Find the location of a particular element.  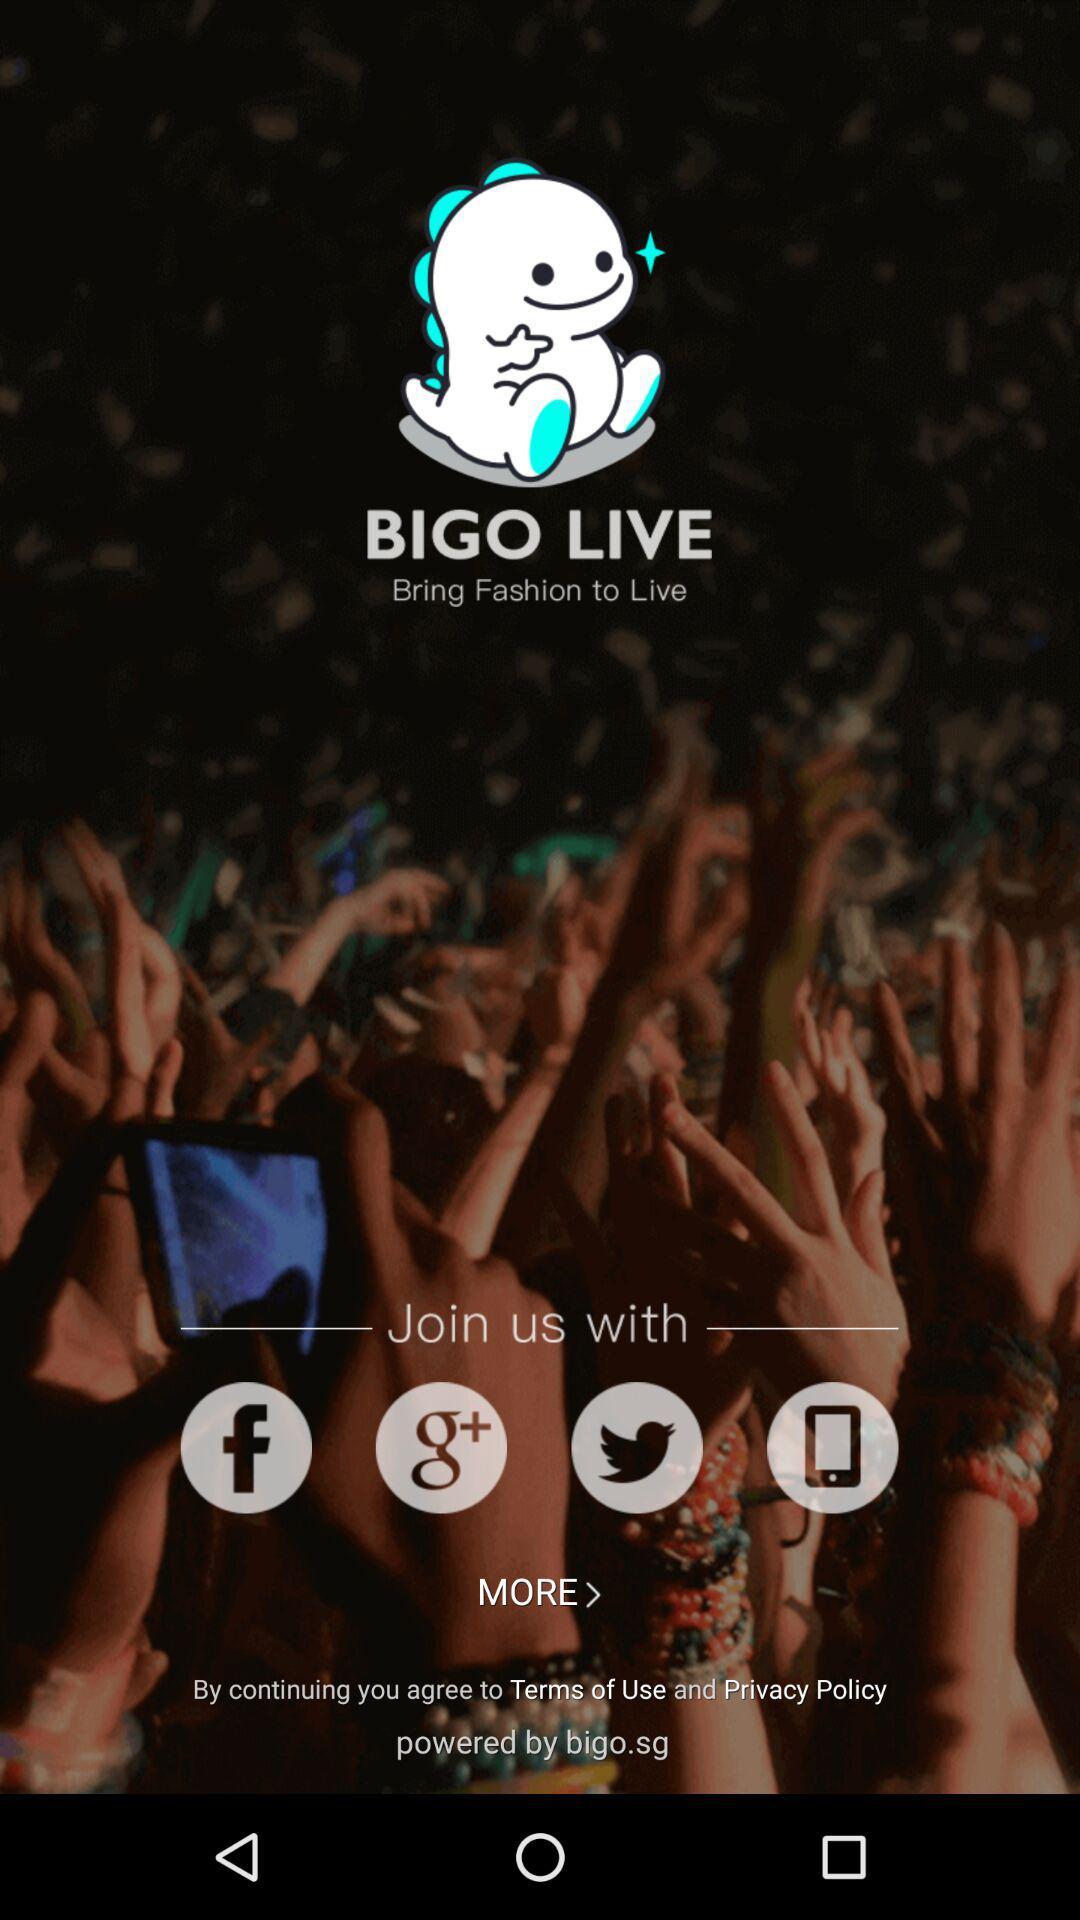

sign on using google login is located at coordinates (440, 1447).